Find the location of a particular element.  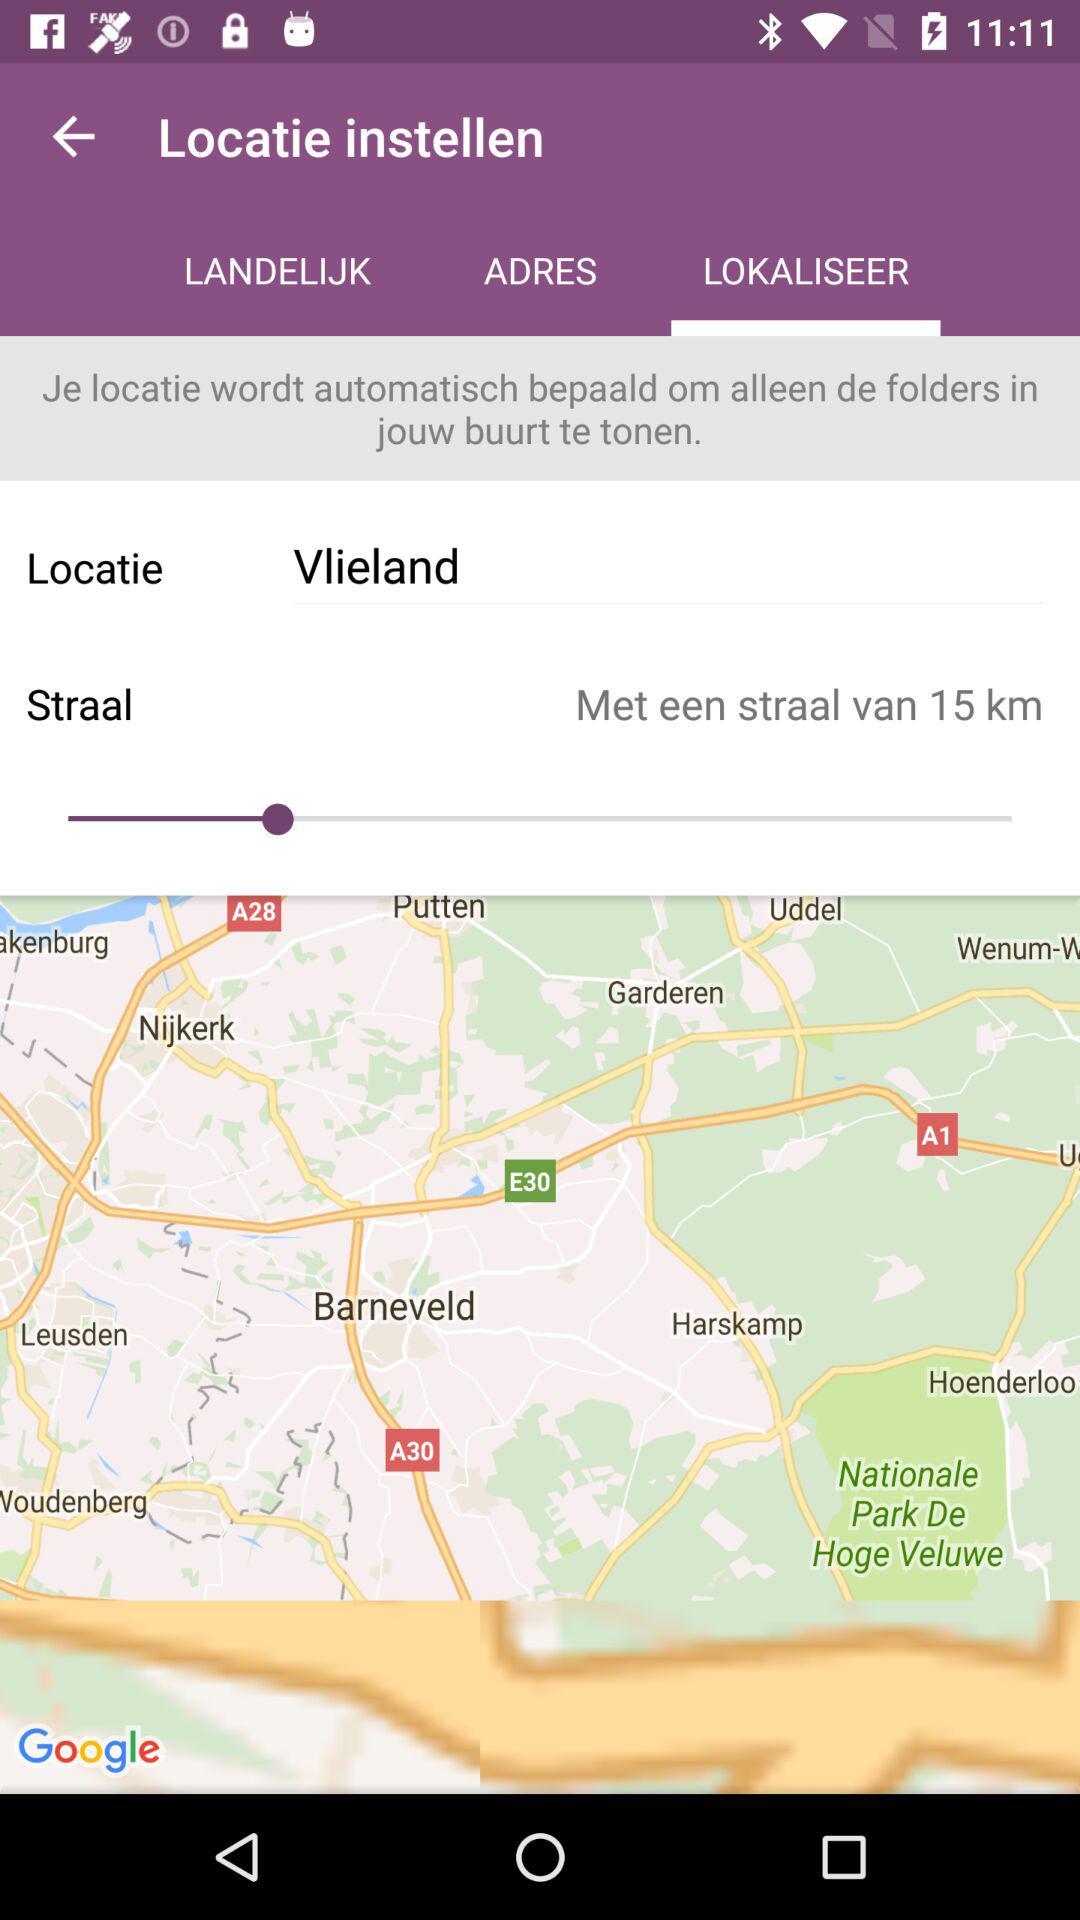

landelijk icon is located at coordinates (277, 272).